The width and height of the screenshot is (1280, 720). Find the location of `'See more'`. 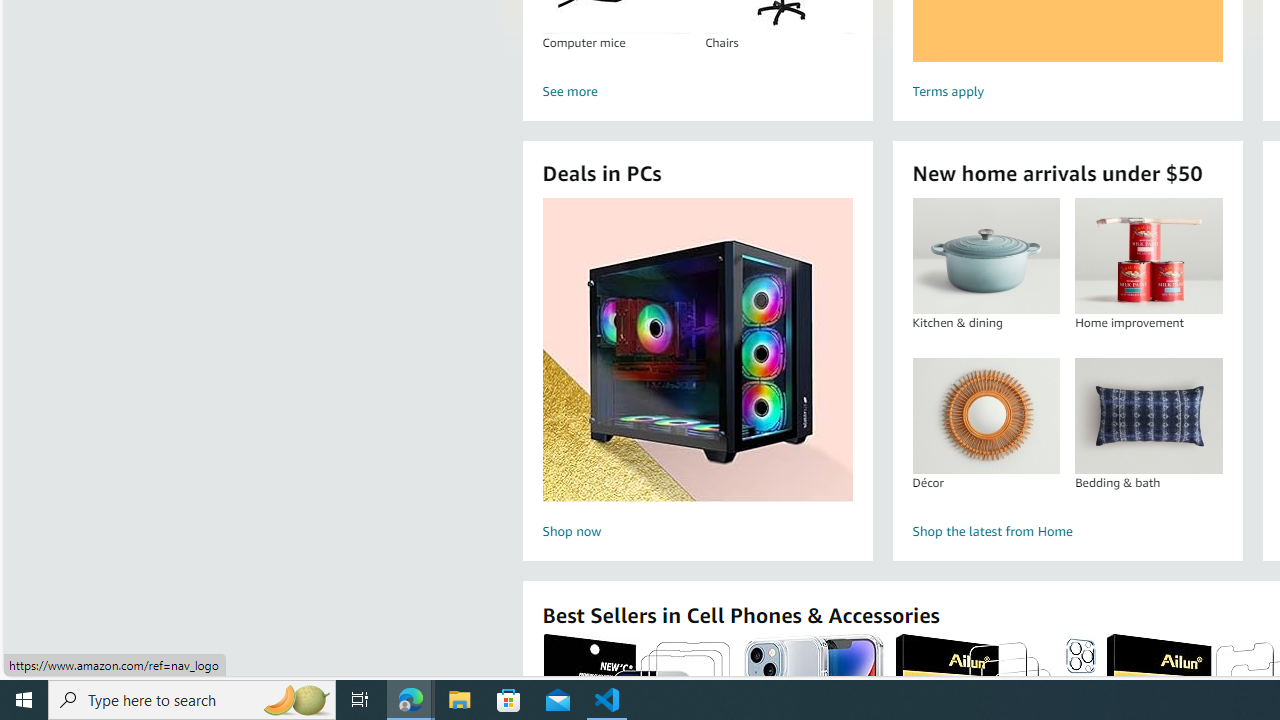

'See more' is located at coordinates (696, 92).